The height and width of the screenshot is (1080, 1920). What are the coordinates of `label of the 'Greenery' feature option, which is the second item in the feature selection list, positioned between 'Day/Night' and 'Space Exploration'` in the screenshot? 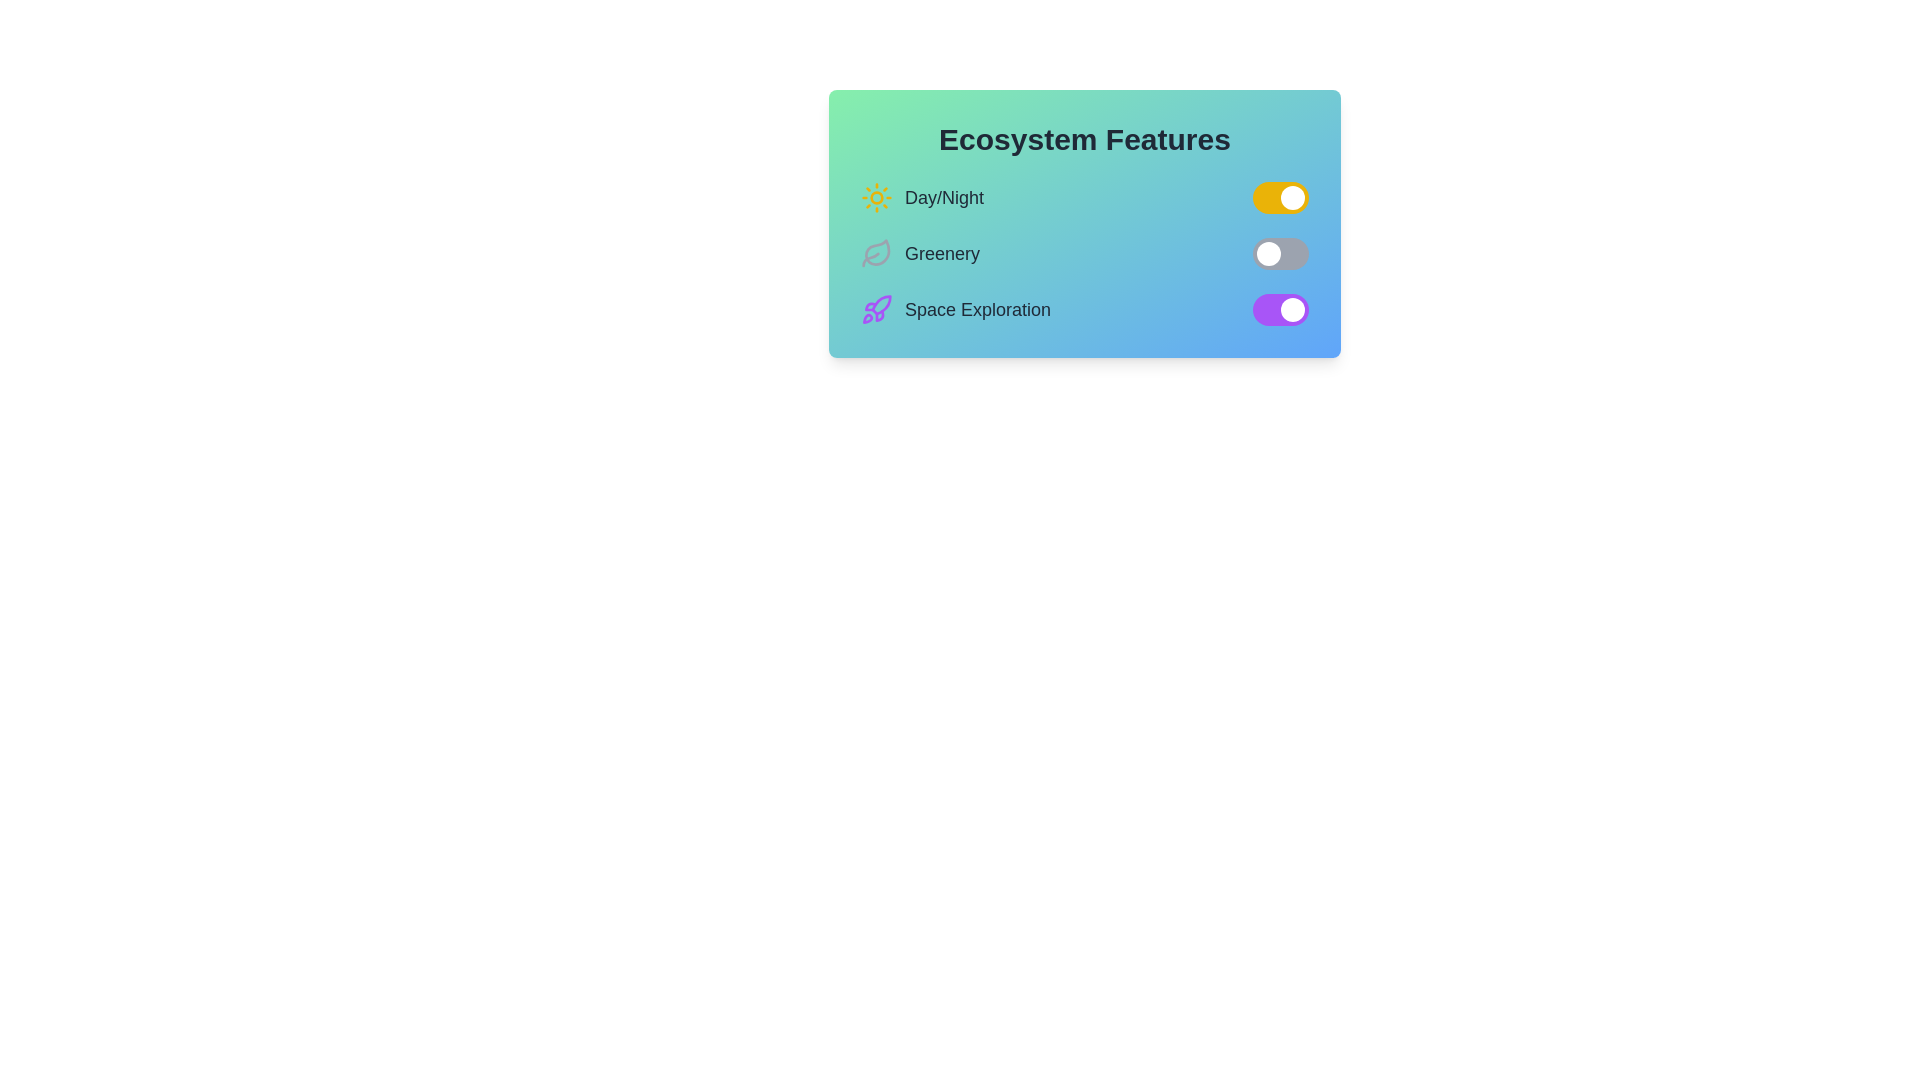 It's located at (919, 253).